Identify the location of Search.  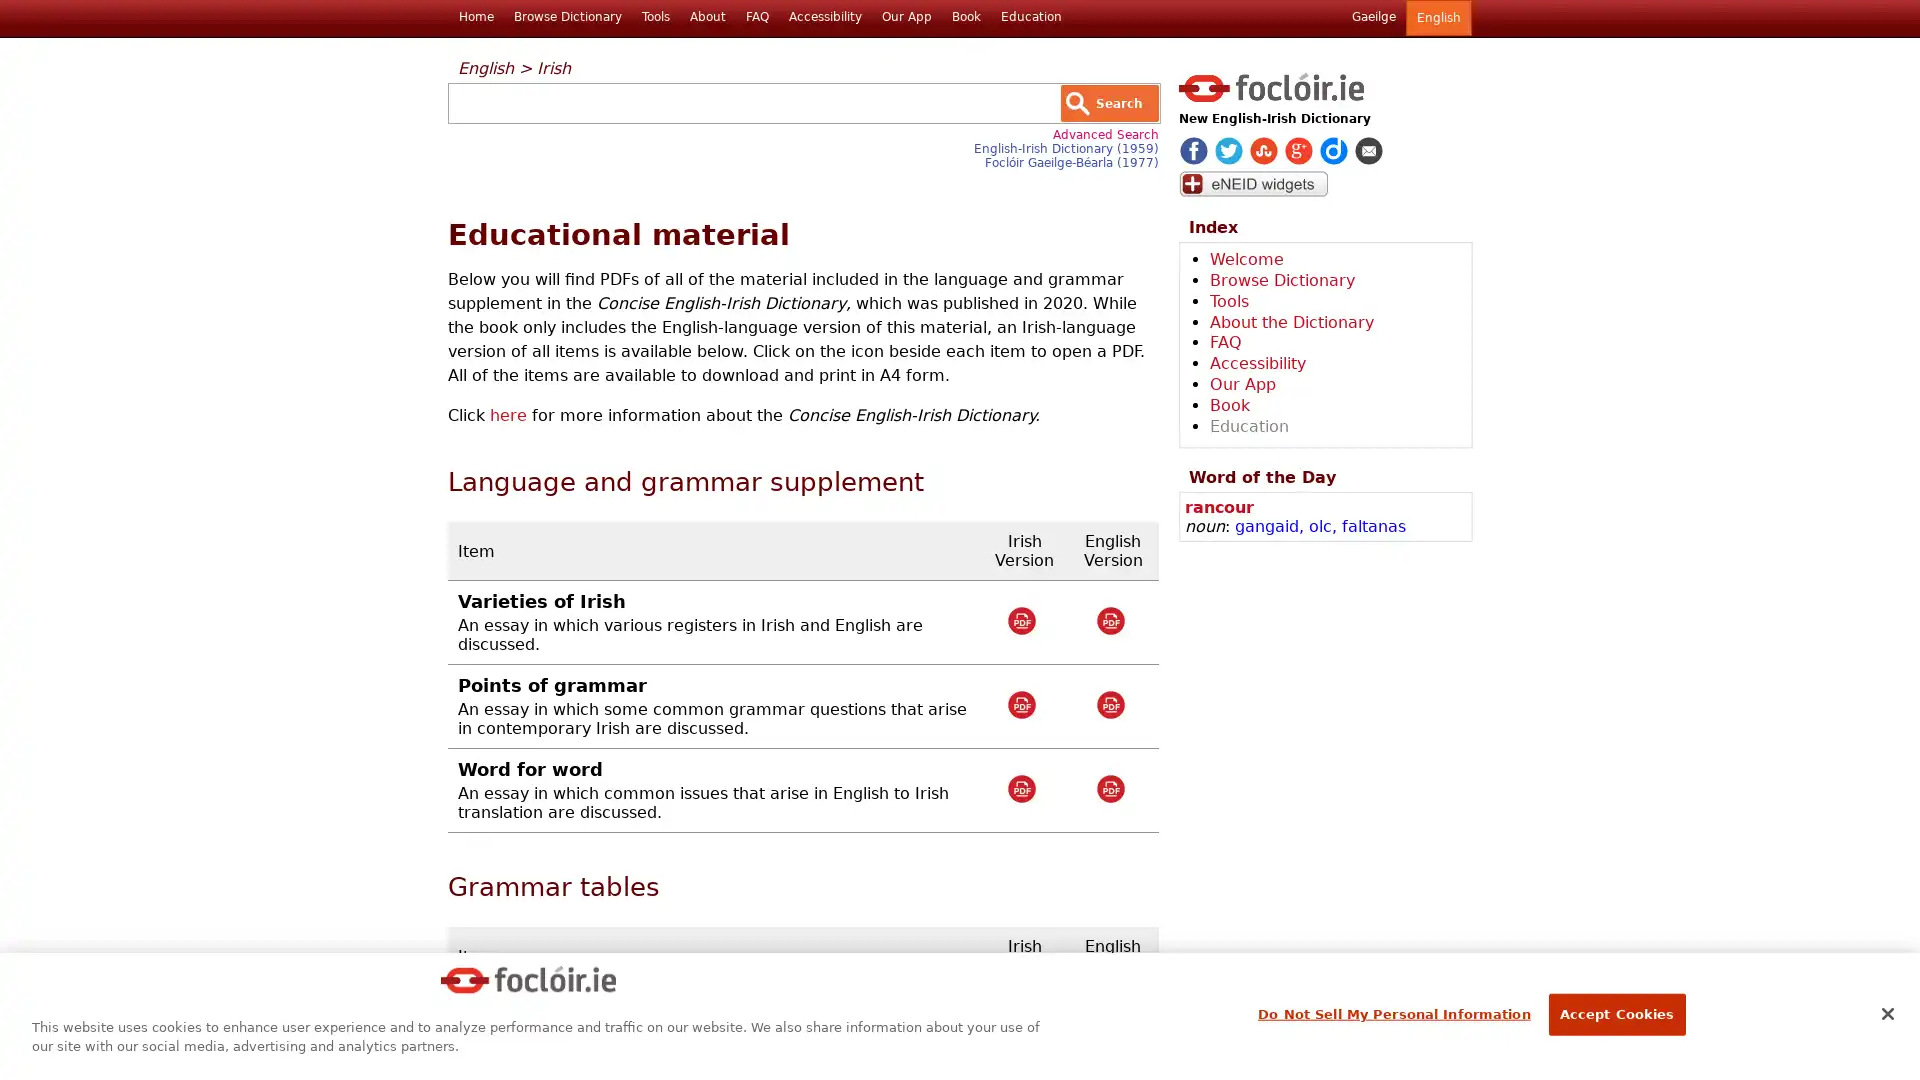
(1108, 103).